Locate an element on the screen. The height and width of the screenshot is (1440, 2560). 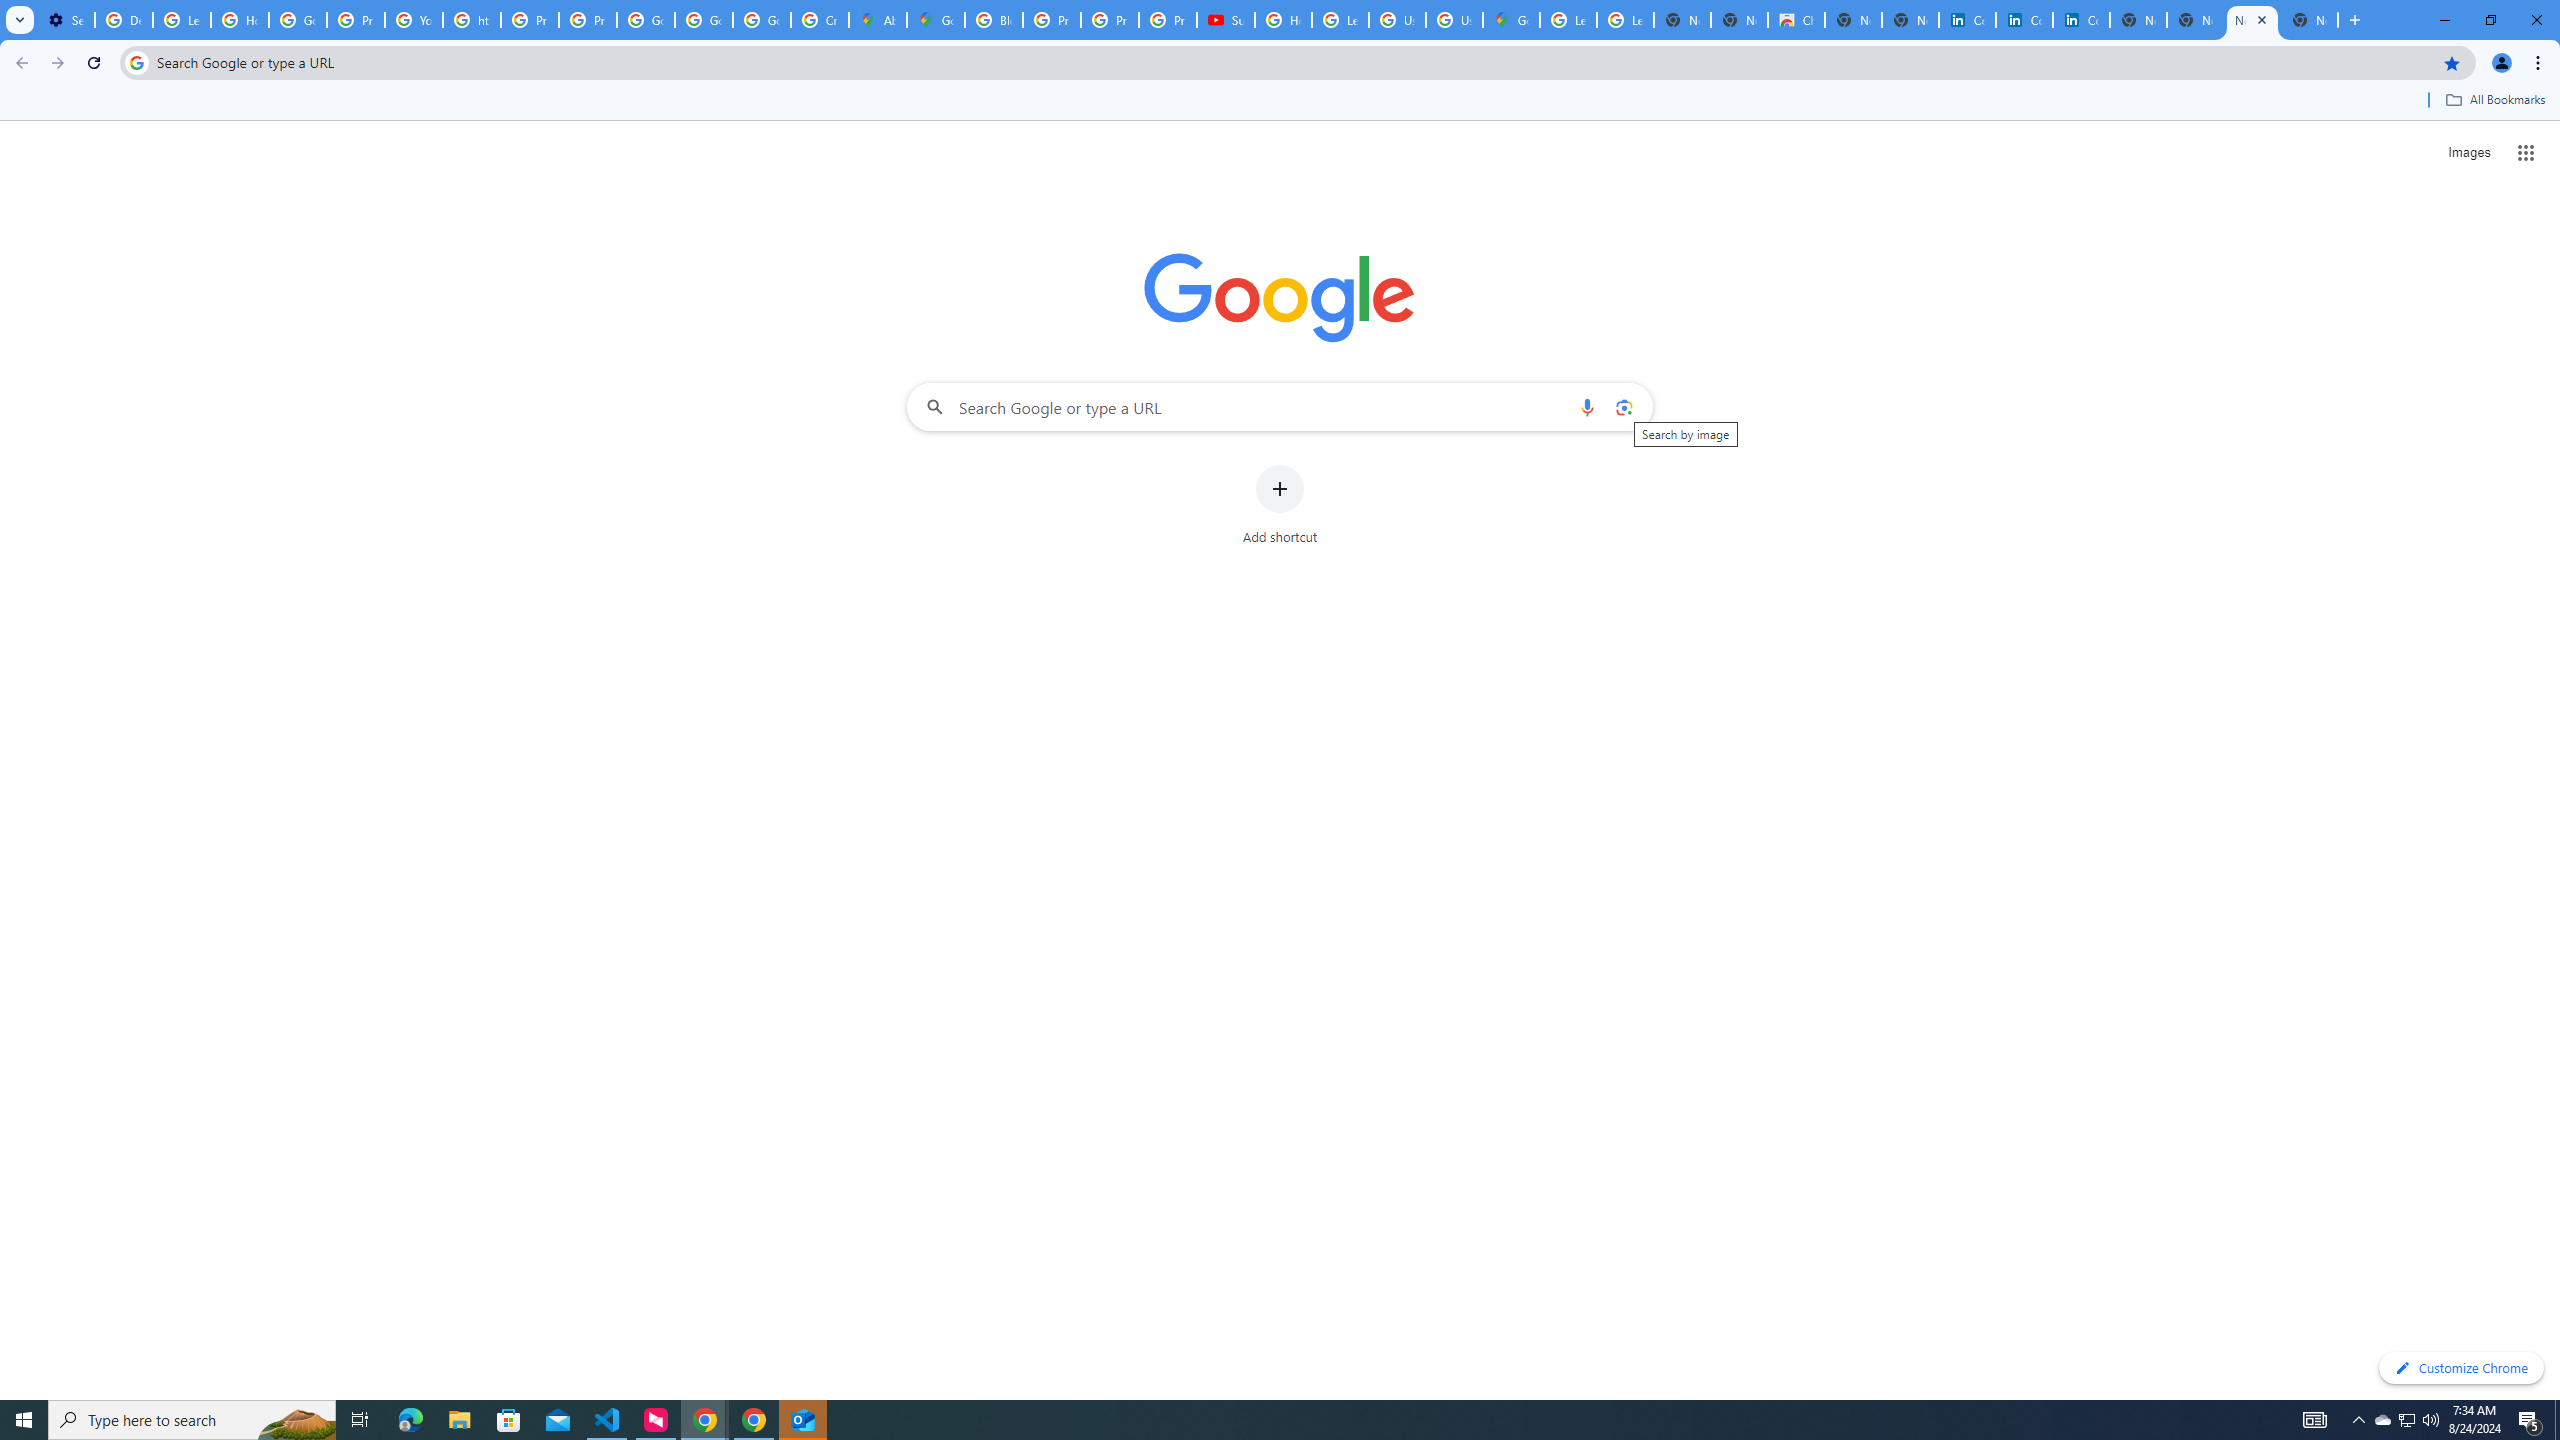
'Subscriptions - YouTube' is located at coordinates (1226, 19).